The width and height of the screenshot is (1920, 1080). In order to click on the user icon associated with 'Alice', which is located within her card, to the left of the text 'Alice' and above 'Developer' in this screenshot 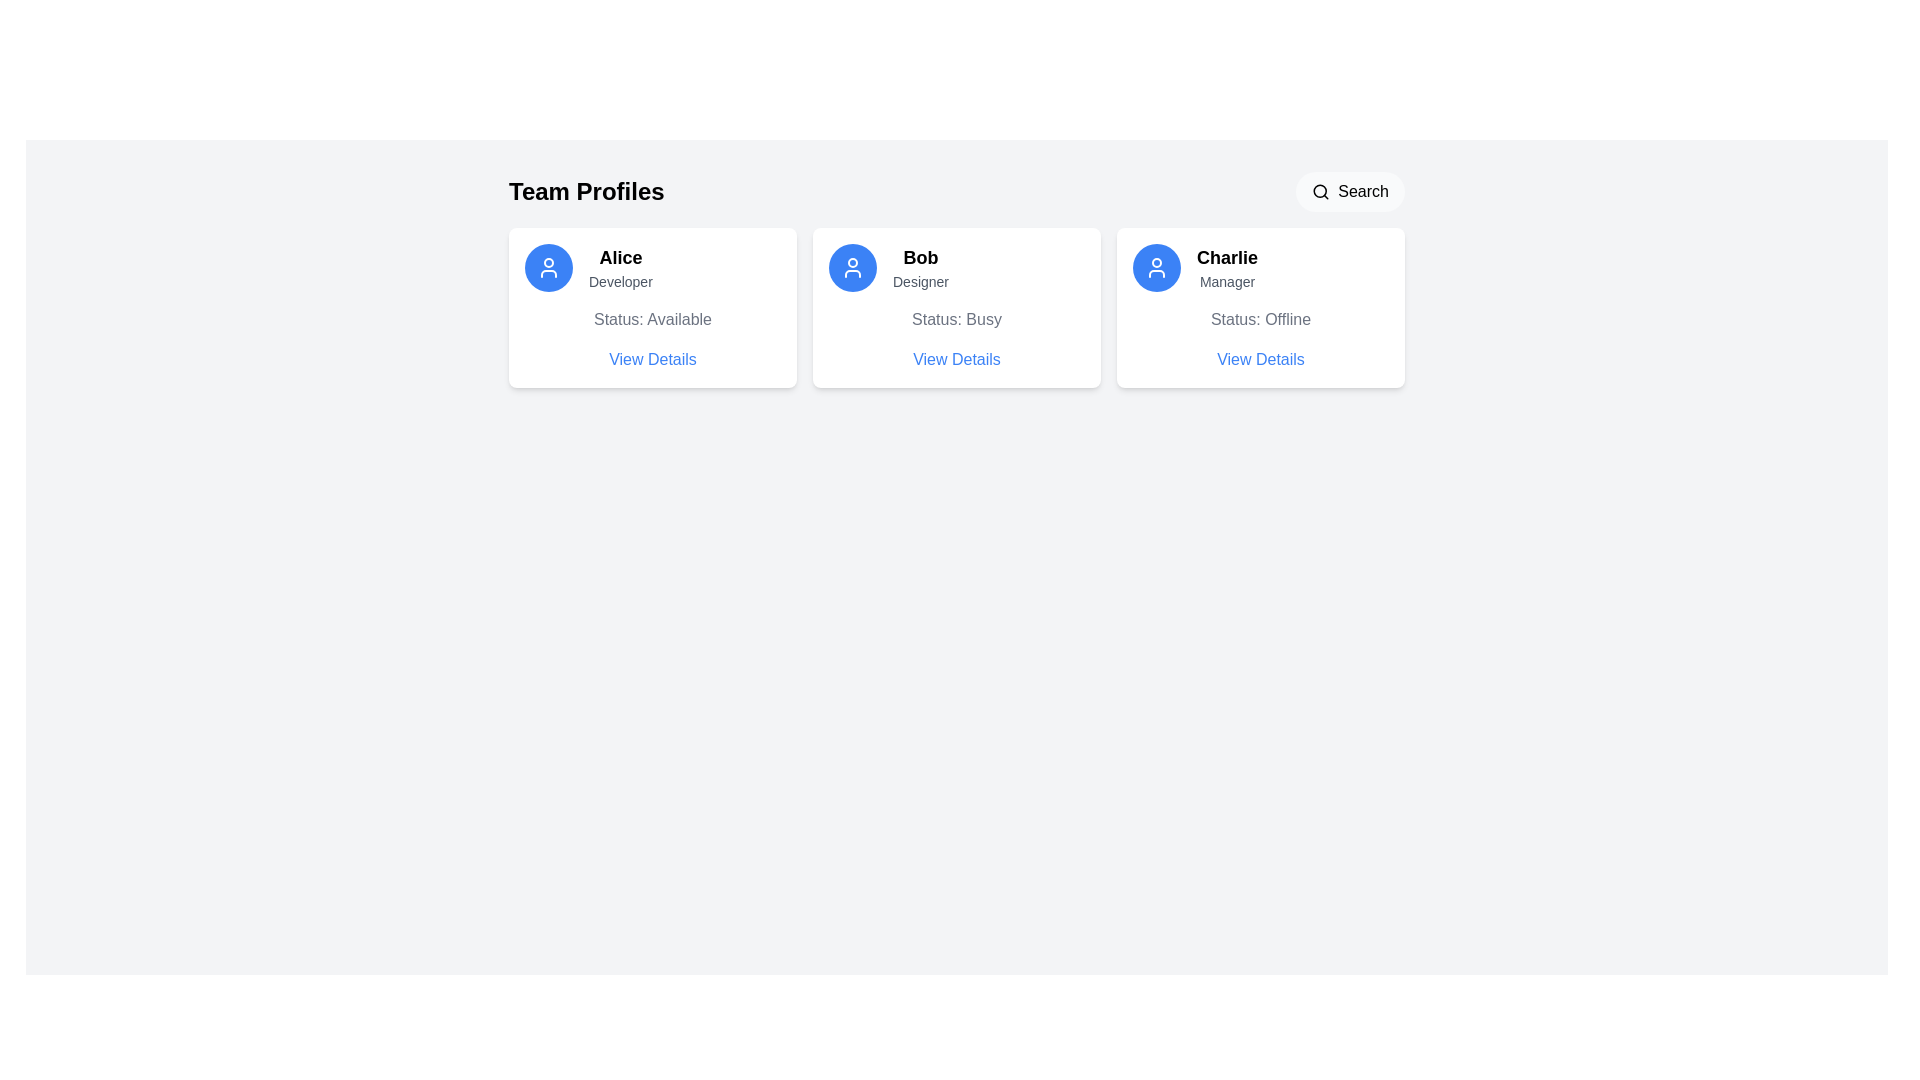, I will do `click(548, 266)`.